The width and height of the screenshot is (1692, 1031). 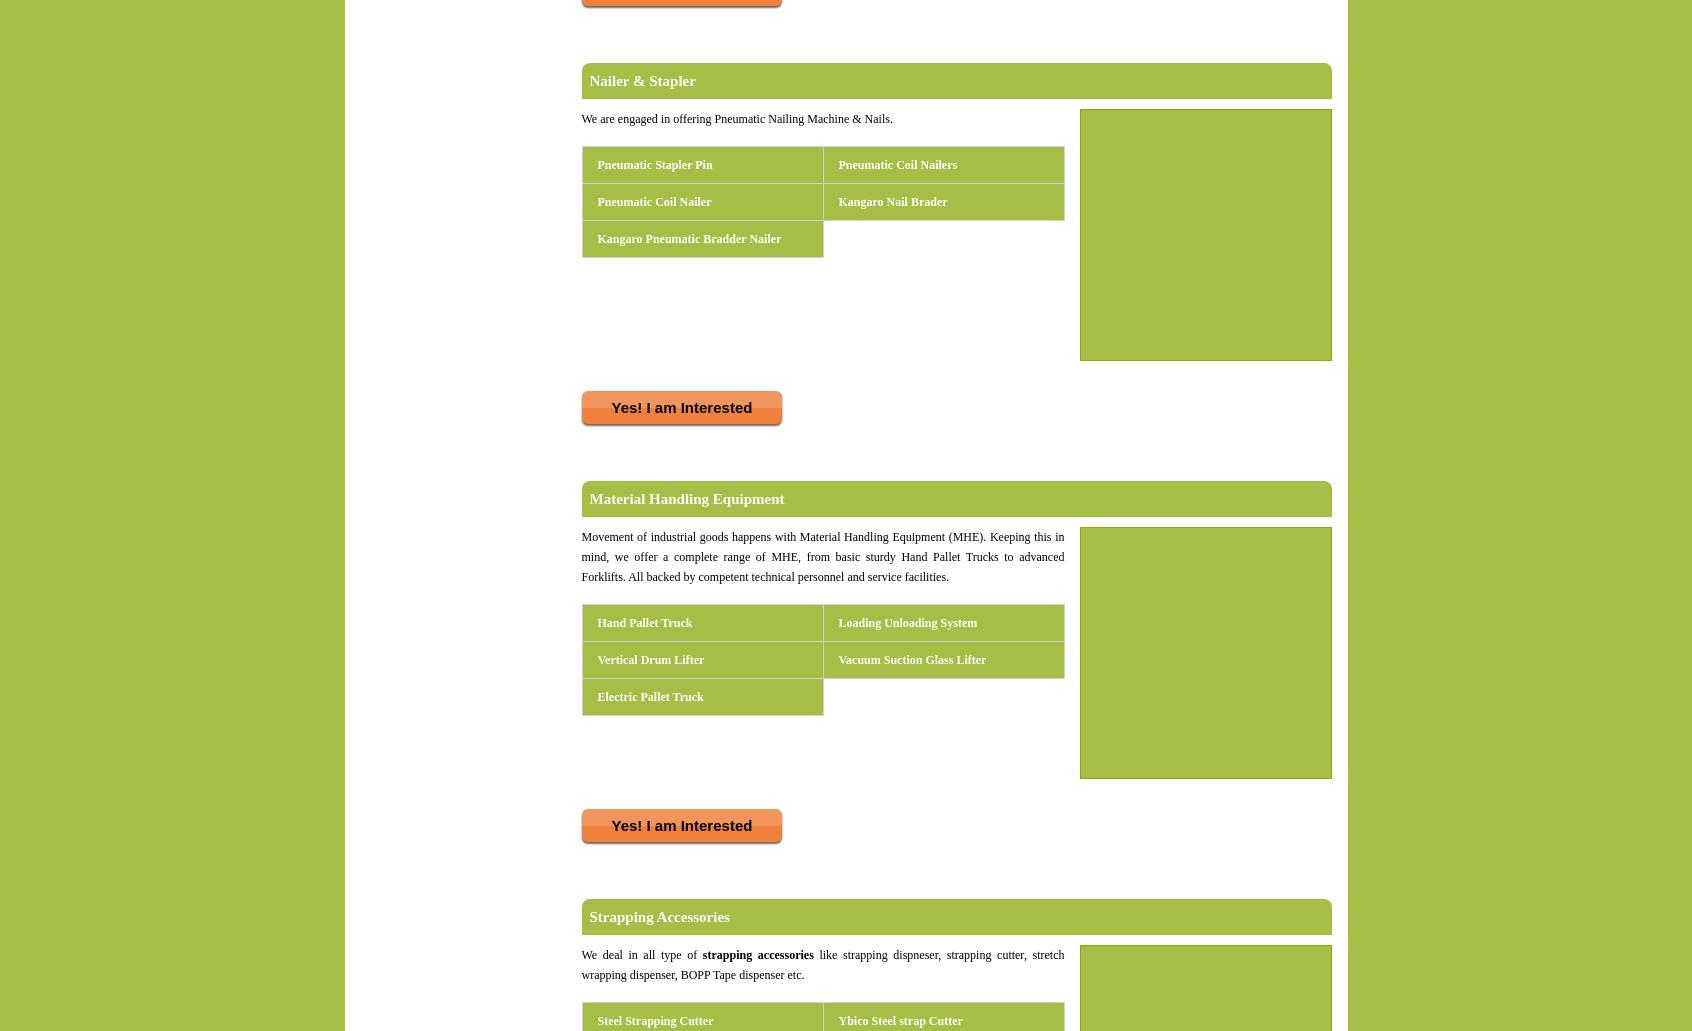 I want to click on 'Electric Pallet Truck', so click(x=650, y=696).